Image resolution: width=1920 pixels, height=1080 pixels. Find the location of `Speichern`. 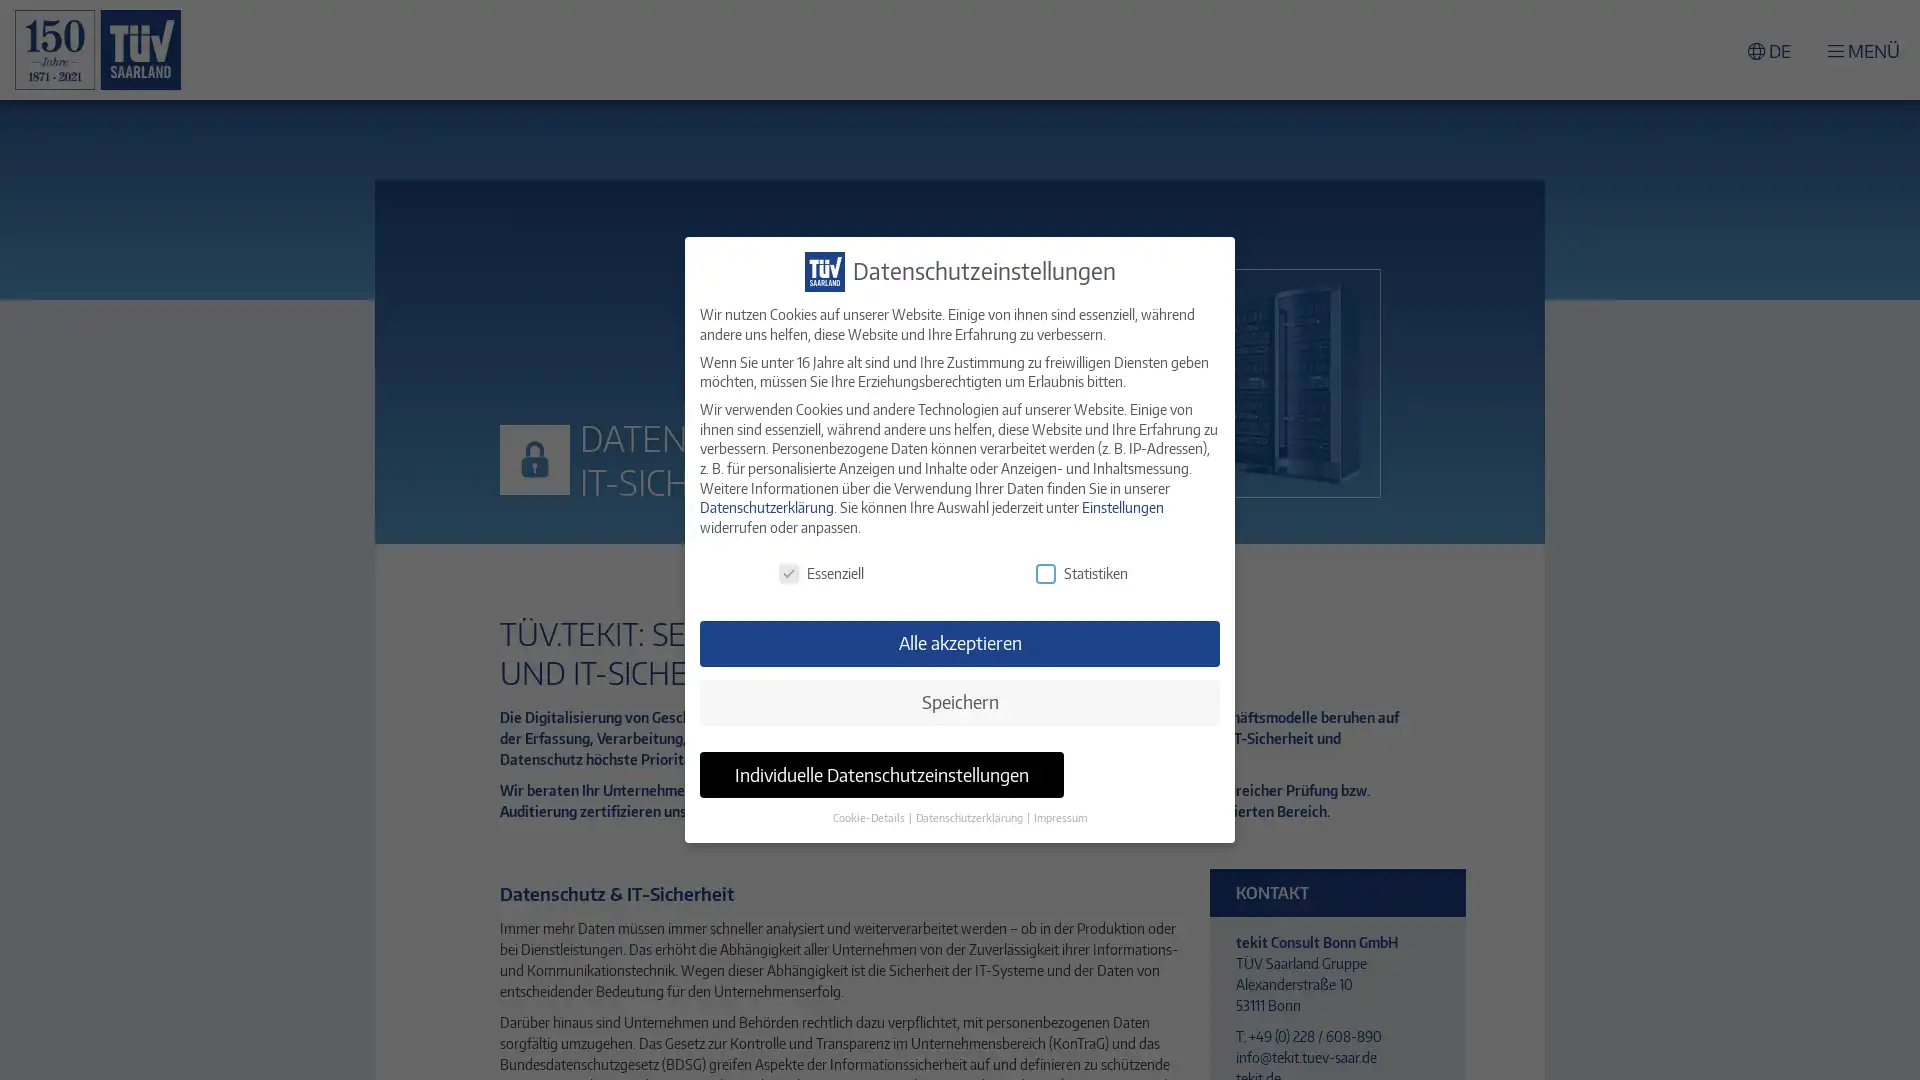

Speichern is located at coordinates (960, 701).